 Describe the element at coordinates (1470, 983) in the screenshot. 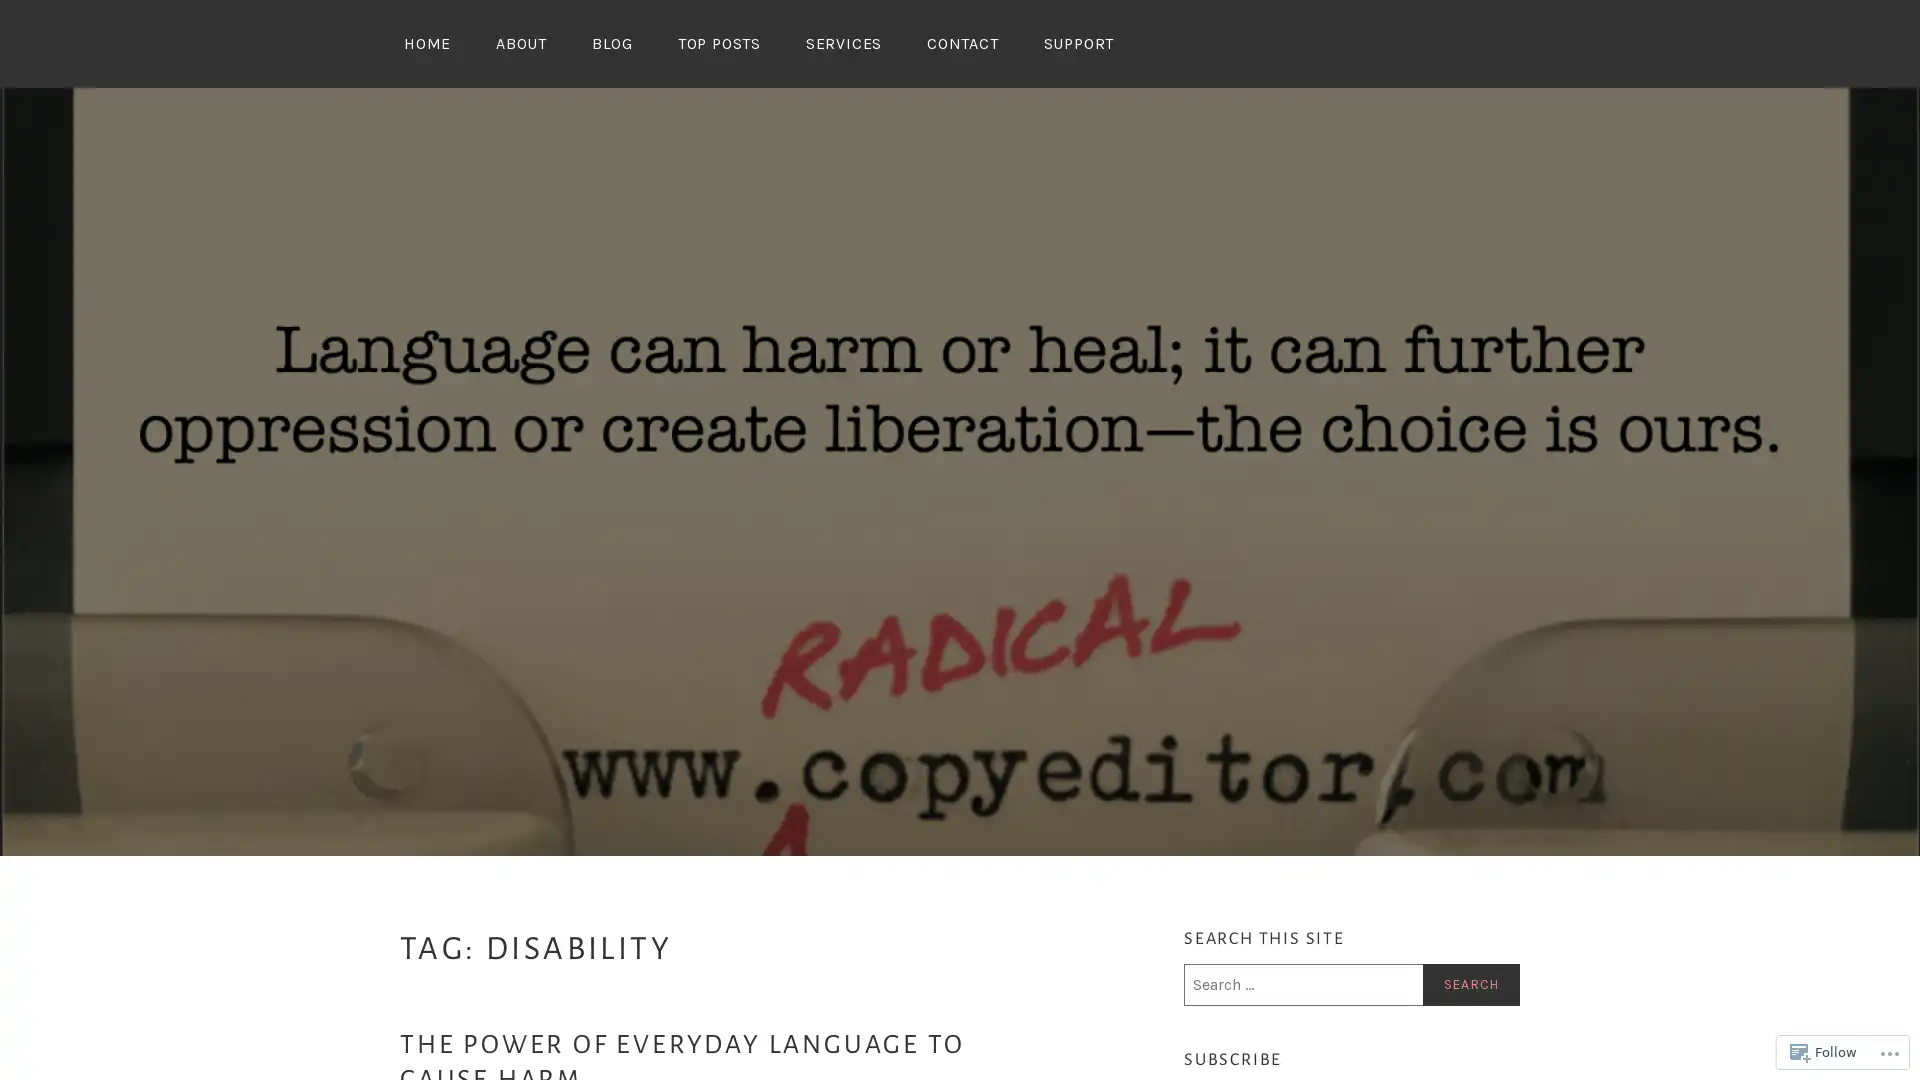

I see `Search` at that location.